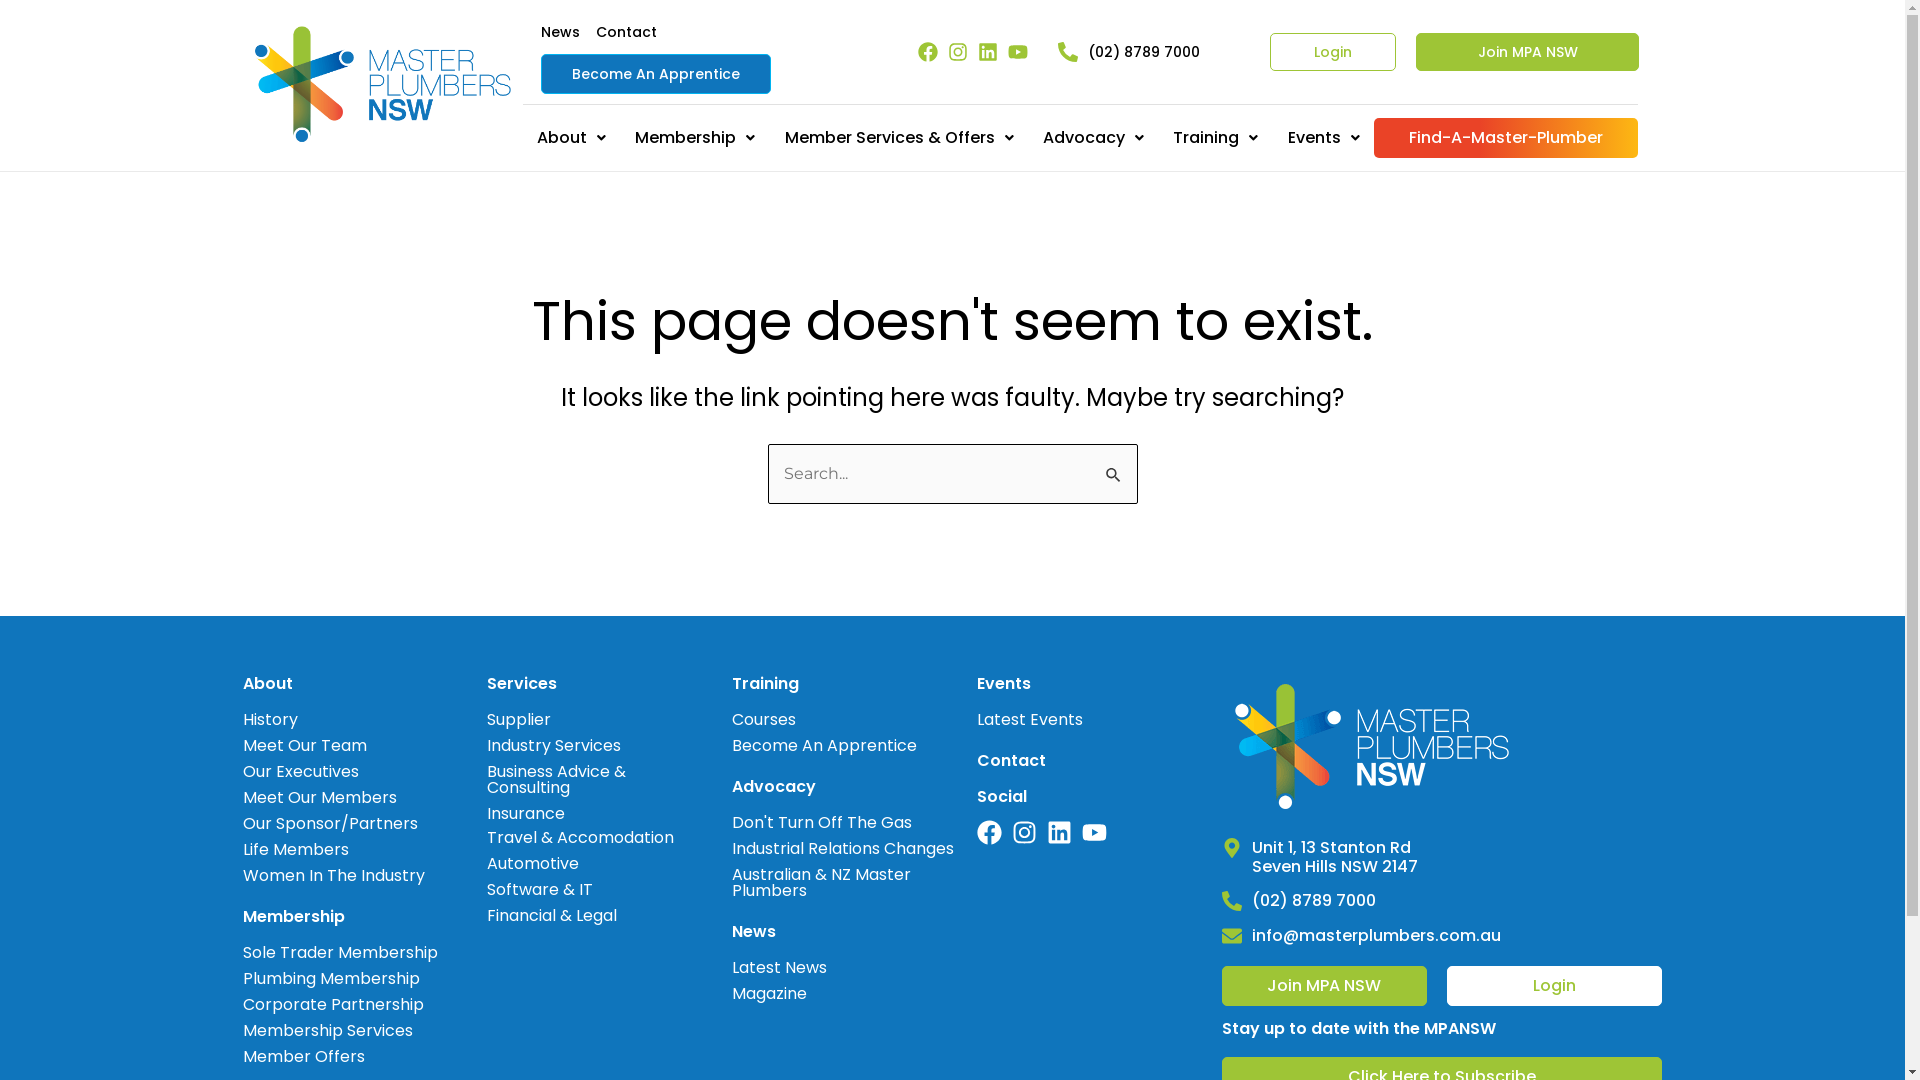 Image resolution: width=1920 pixels, height=1080 pixels. I want to click on 'Advocacy', so click(1092, 137).